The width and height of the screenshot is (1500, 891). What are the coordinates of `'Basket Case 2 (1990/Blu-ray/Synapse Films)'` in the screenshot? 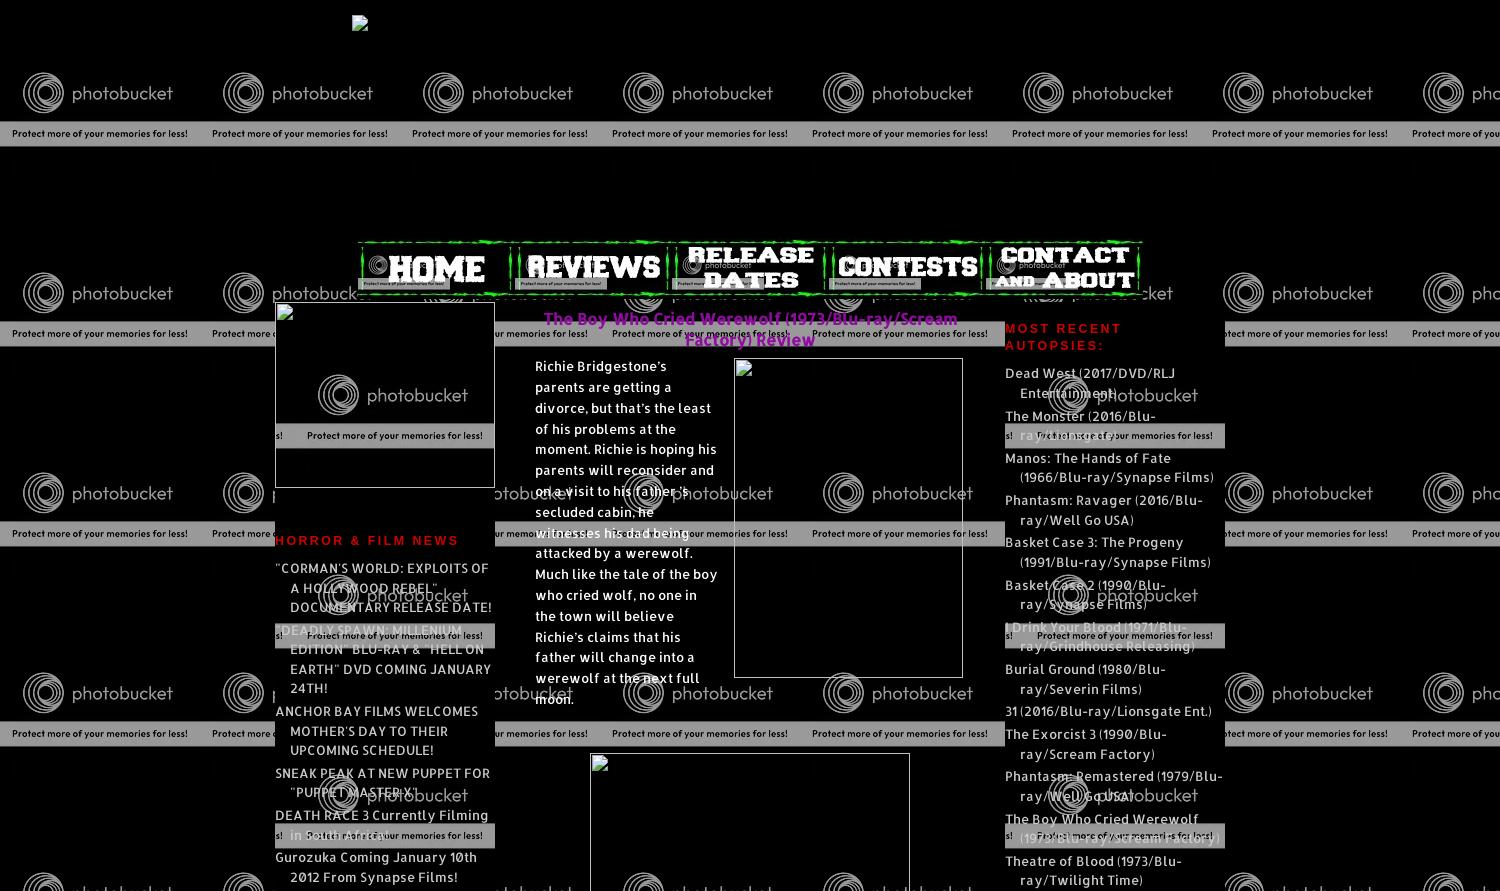 It's located at (1084, 594).